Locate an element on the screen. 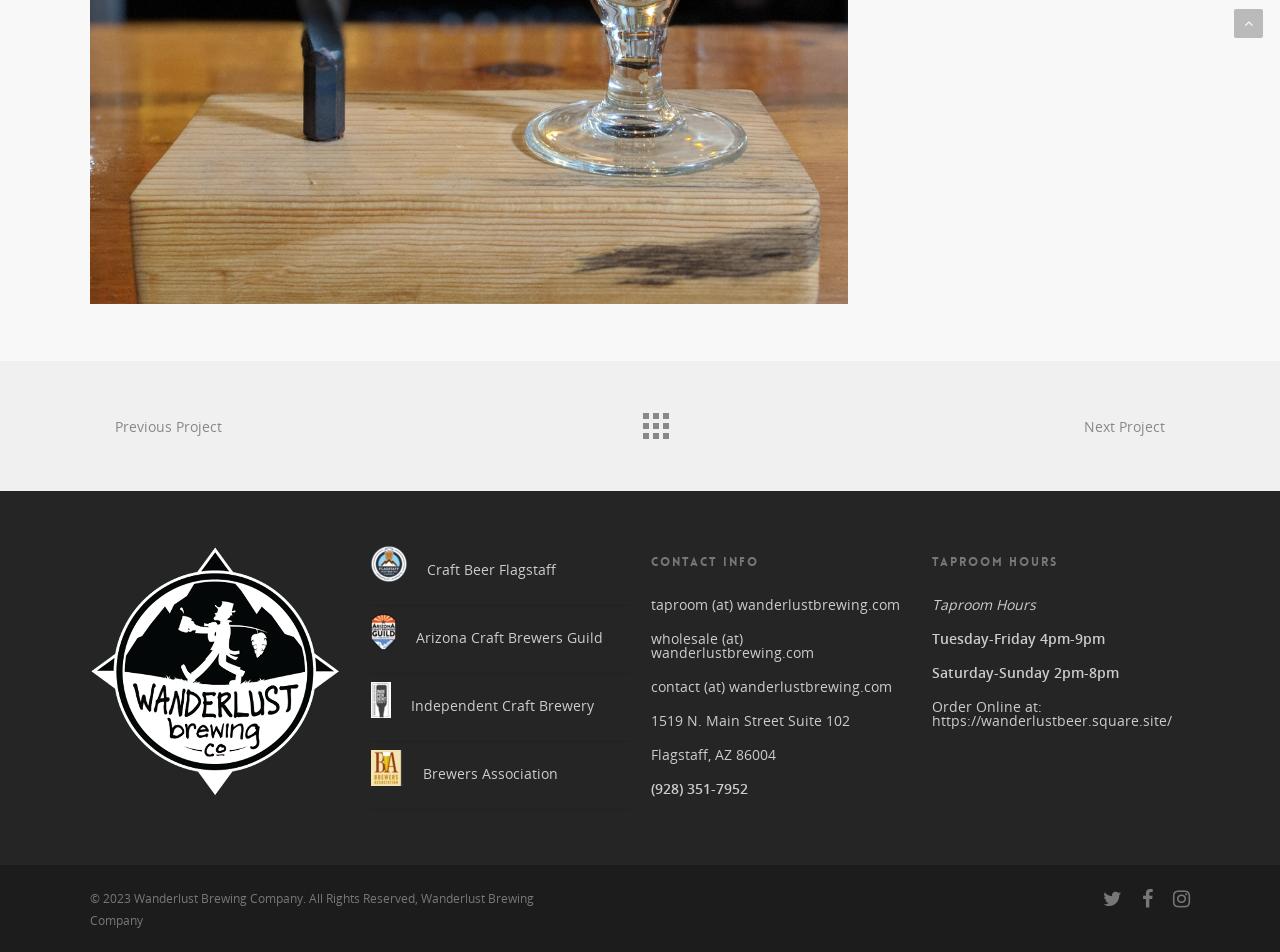 The image size is (1280, 952). 'Order Online at:' is located at coordinates (985, 698).